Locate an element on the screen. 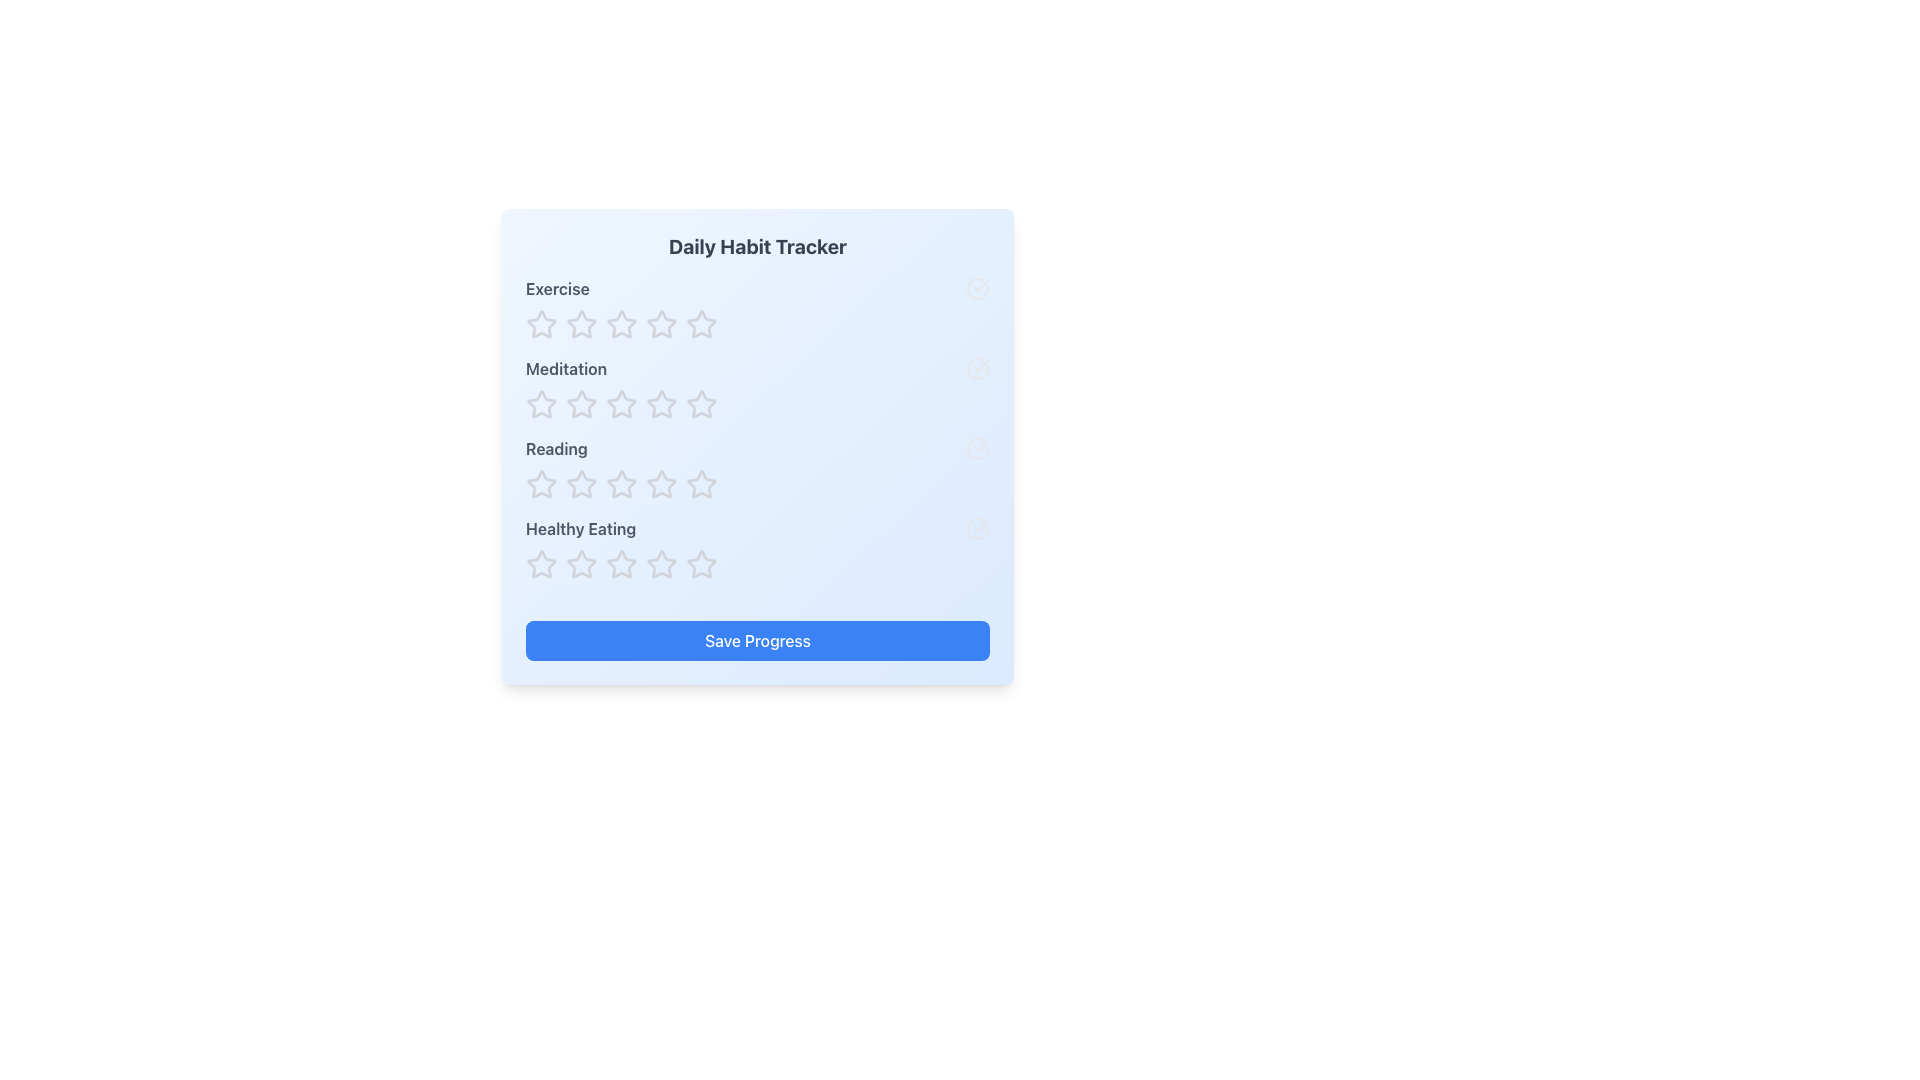  the second star-shaped icon from the left in the row associated with 'Exercise' in the habit tracker interface is located at coordinates (621, 323).